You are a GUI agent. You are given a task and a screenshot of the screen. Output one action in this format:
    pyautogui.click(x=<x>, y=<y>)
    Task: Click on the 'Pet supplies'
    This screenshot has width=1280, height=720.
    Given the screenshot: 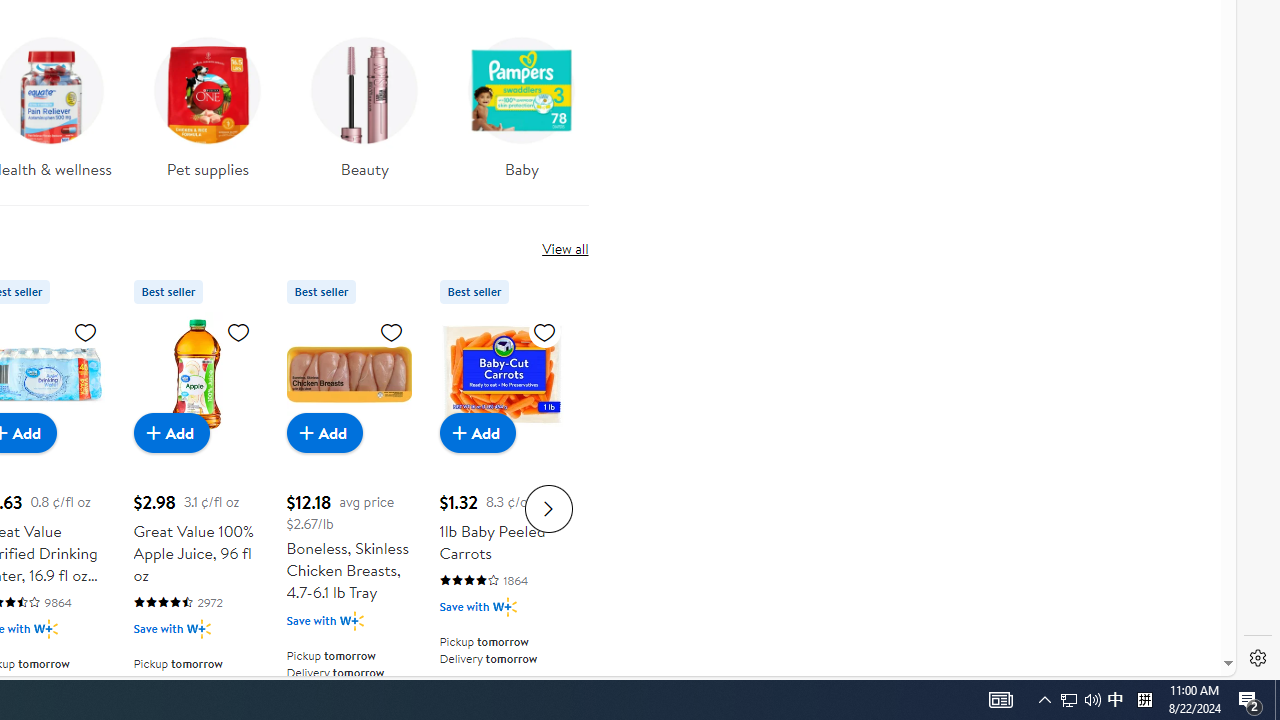 What is the action you would take?
    pyautogui.click(x=208, y=114)
    